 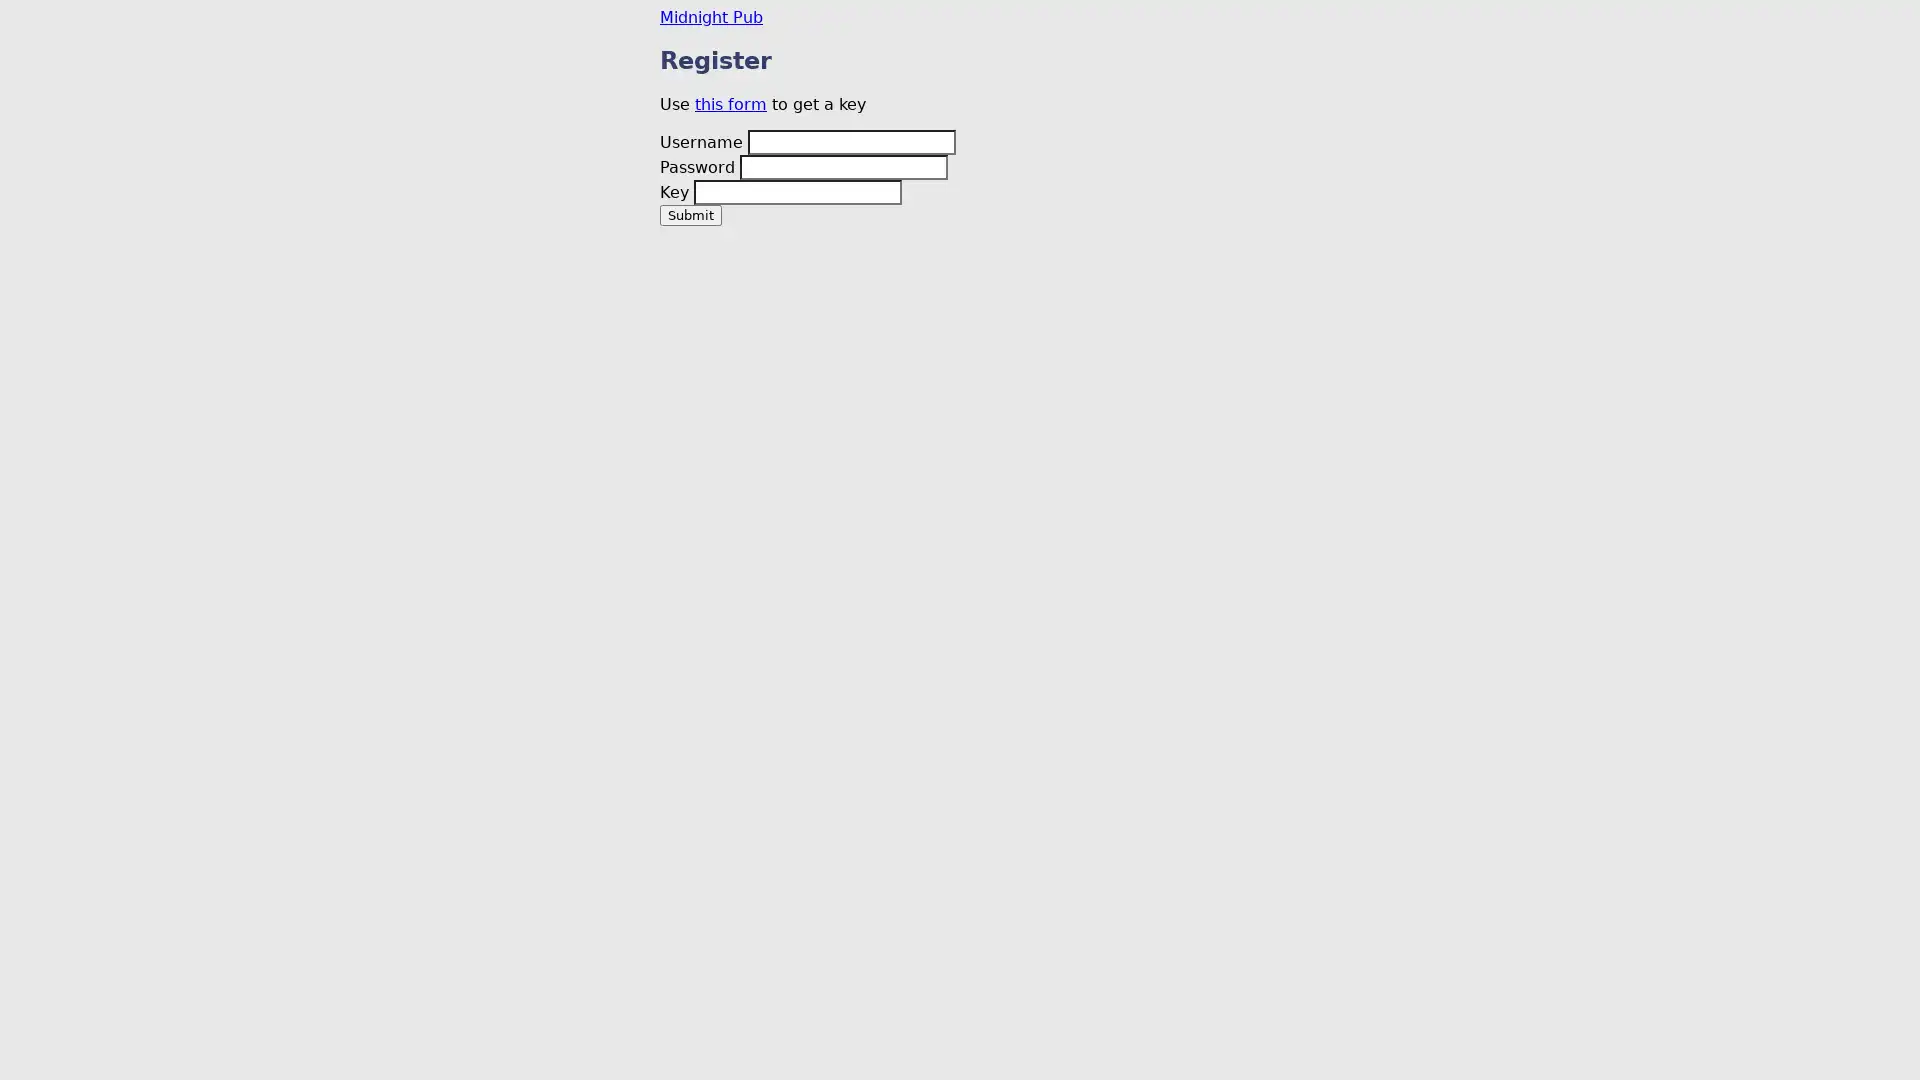 I want to click on Submit, so click(x=691, y=214).